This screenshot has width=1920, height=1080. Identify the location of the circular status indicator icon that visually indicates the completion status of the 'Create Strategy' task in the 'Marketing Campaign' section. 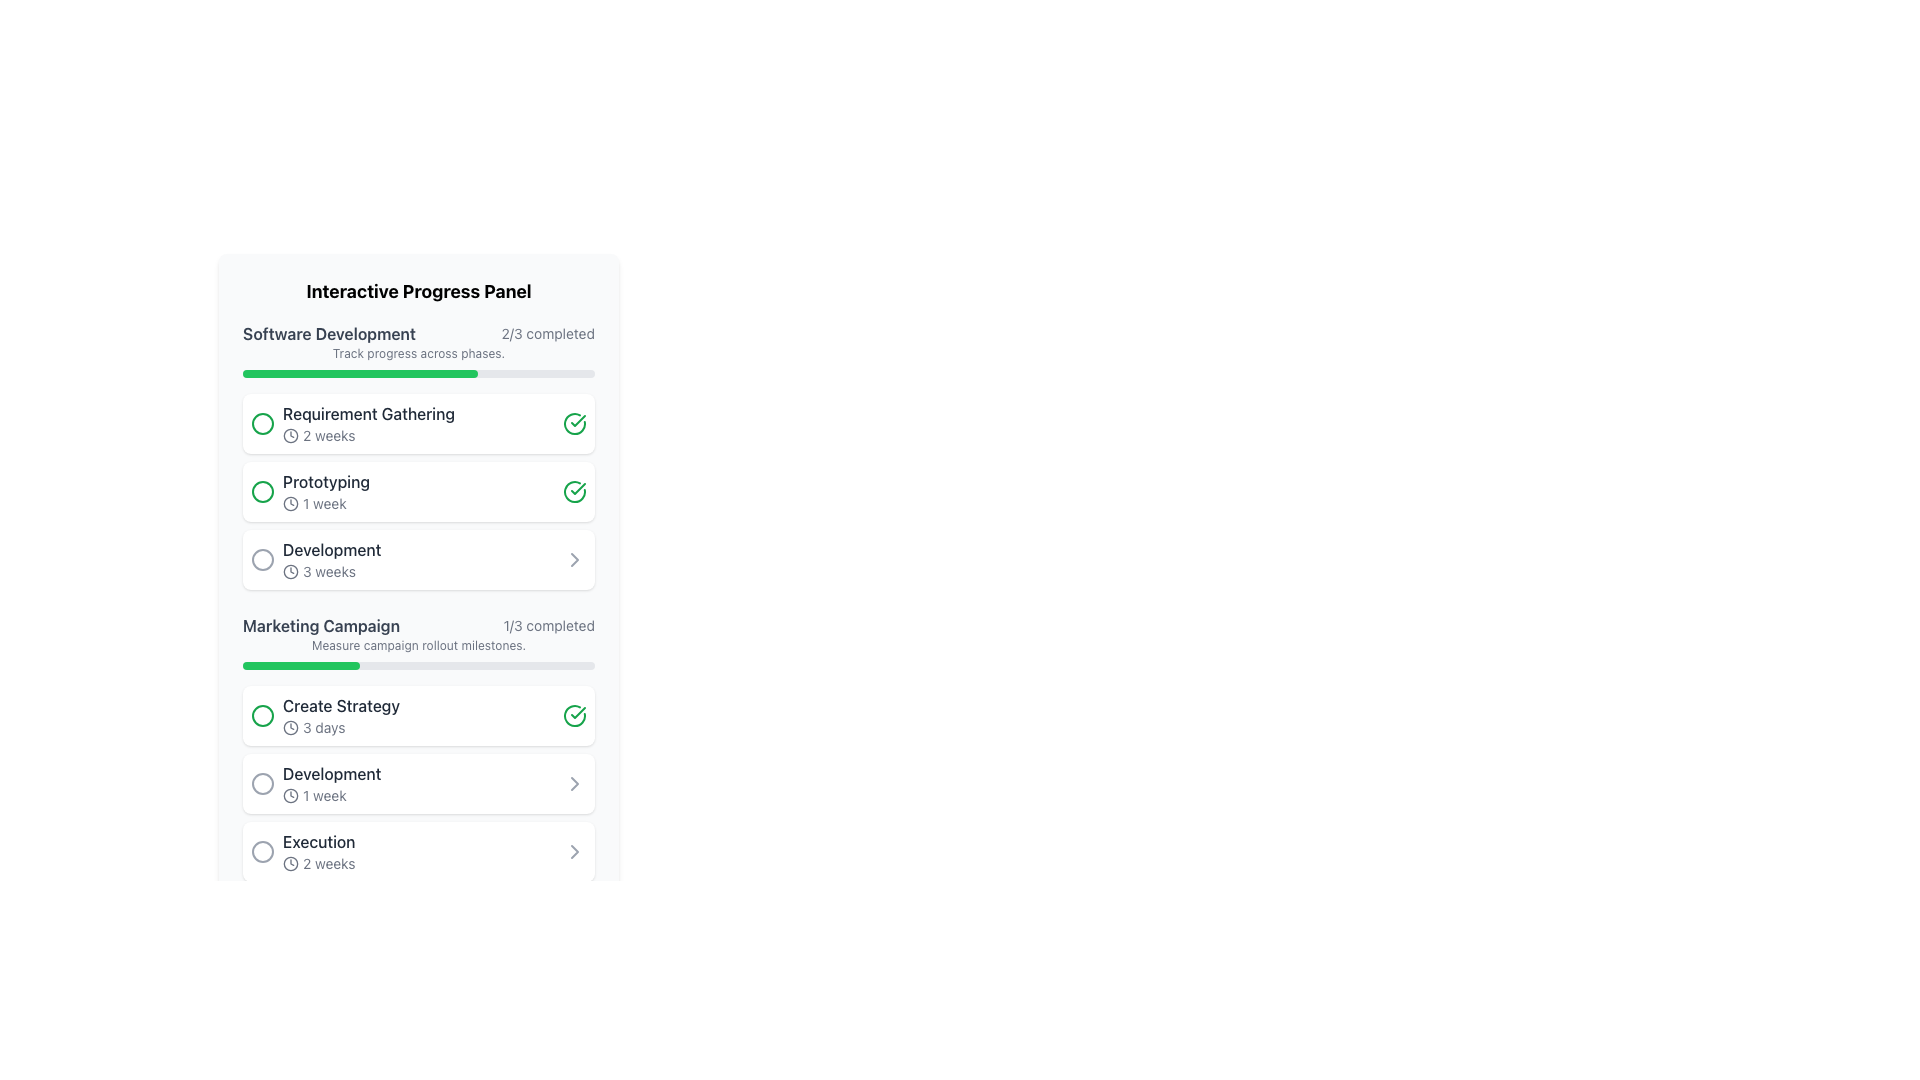
(577, 712).